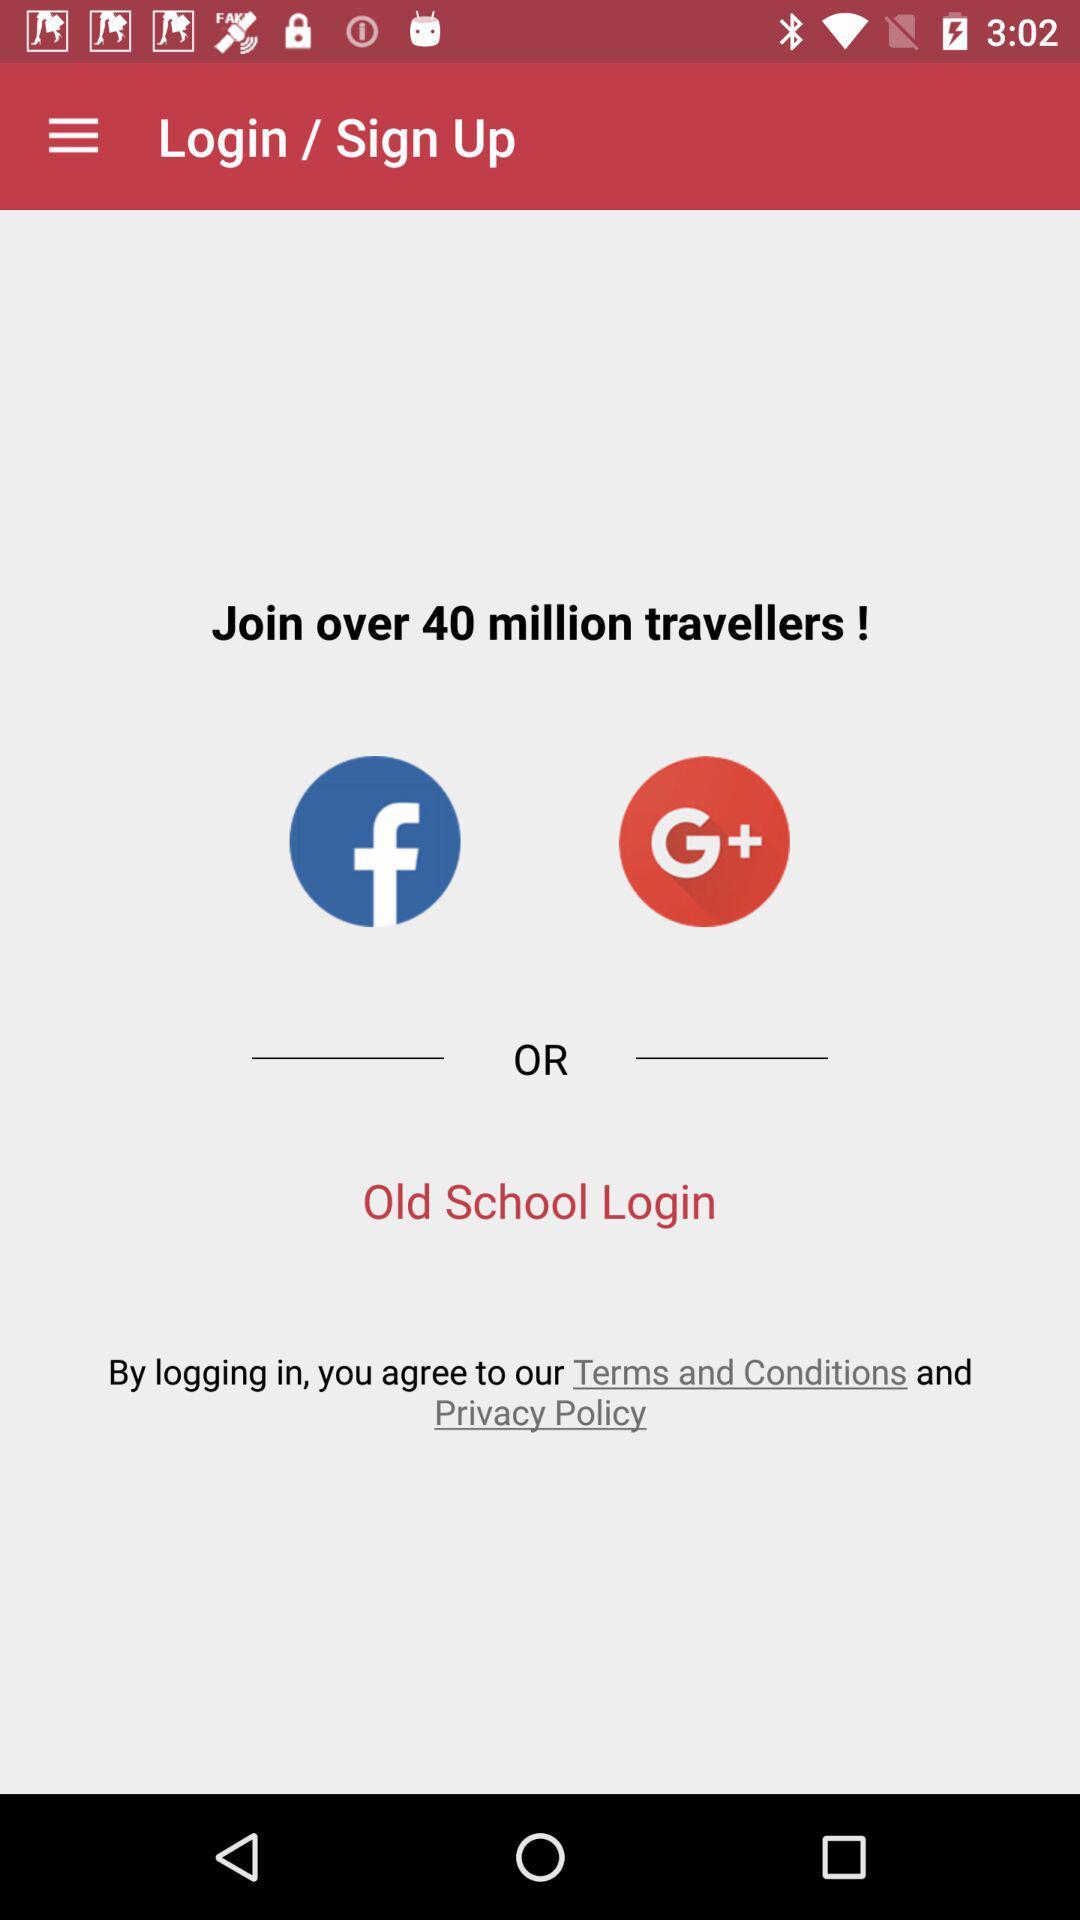 This screenshot has width=1080, height=1920. I want to click on login with facebook, so click(374, 841).